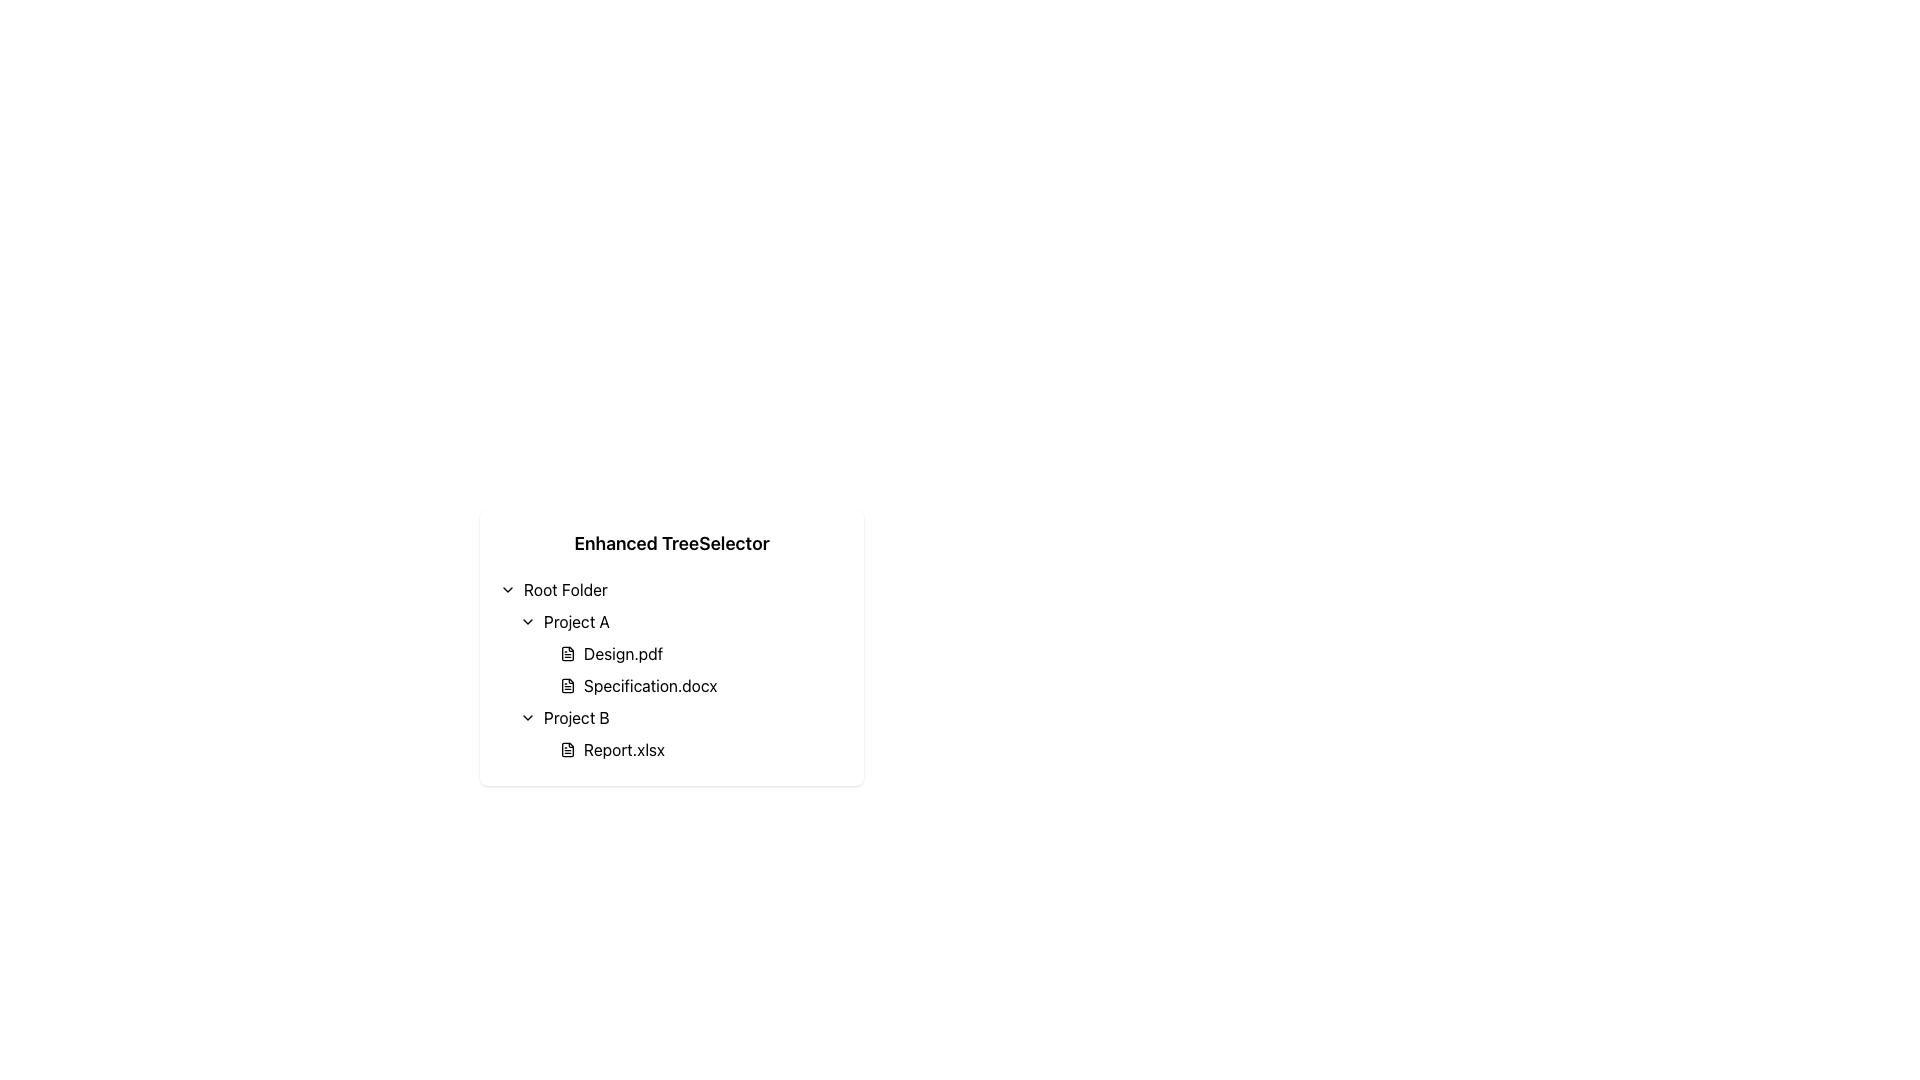 The image size is (1920, 1080). I want to click on the toggle icon located, so click(508, 589).